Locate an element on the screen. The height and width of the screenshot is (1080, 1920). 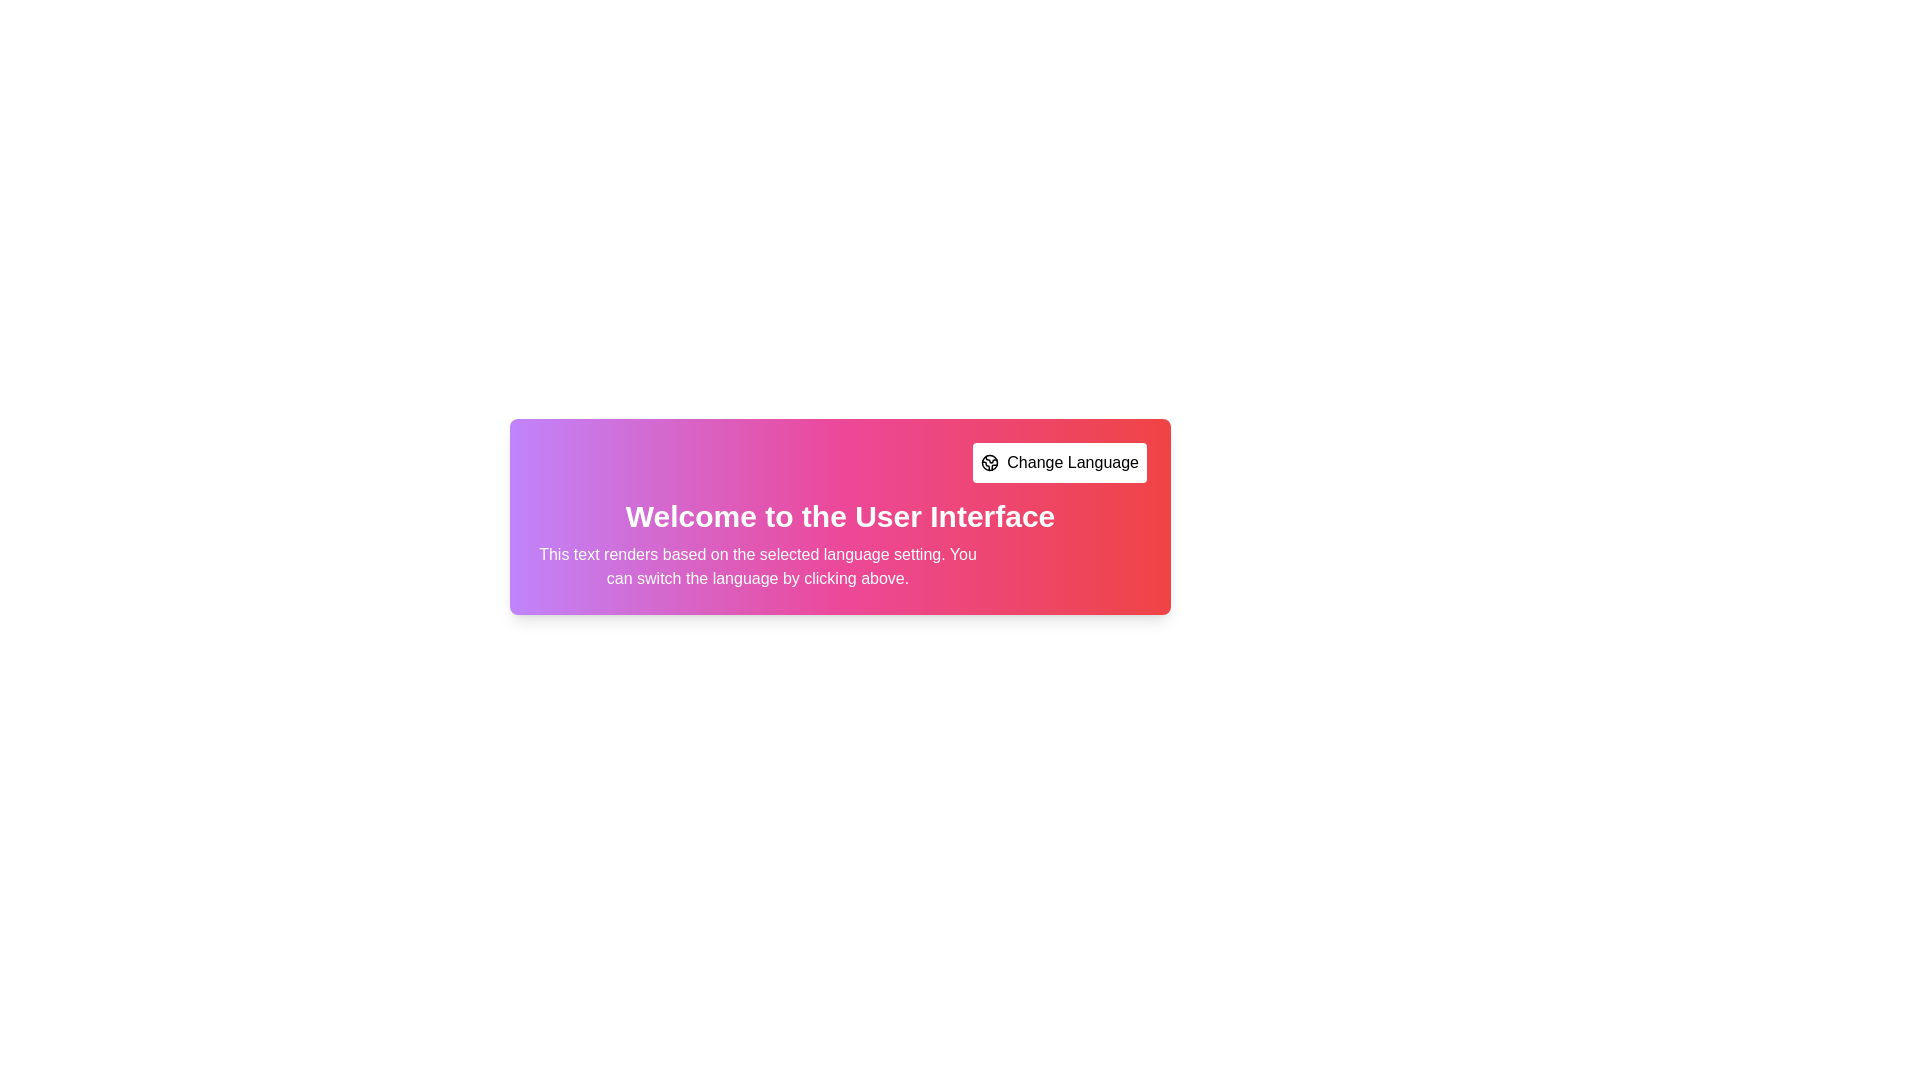
the language change icon located to the left of the 'Change Language' button in the top-right corner of the main card interface is located at coordinates (990, 462).